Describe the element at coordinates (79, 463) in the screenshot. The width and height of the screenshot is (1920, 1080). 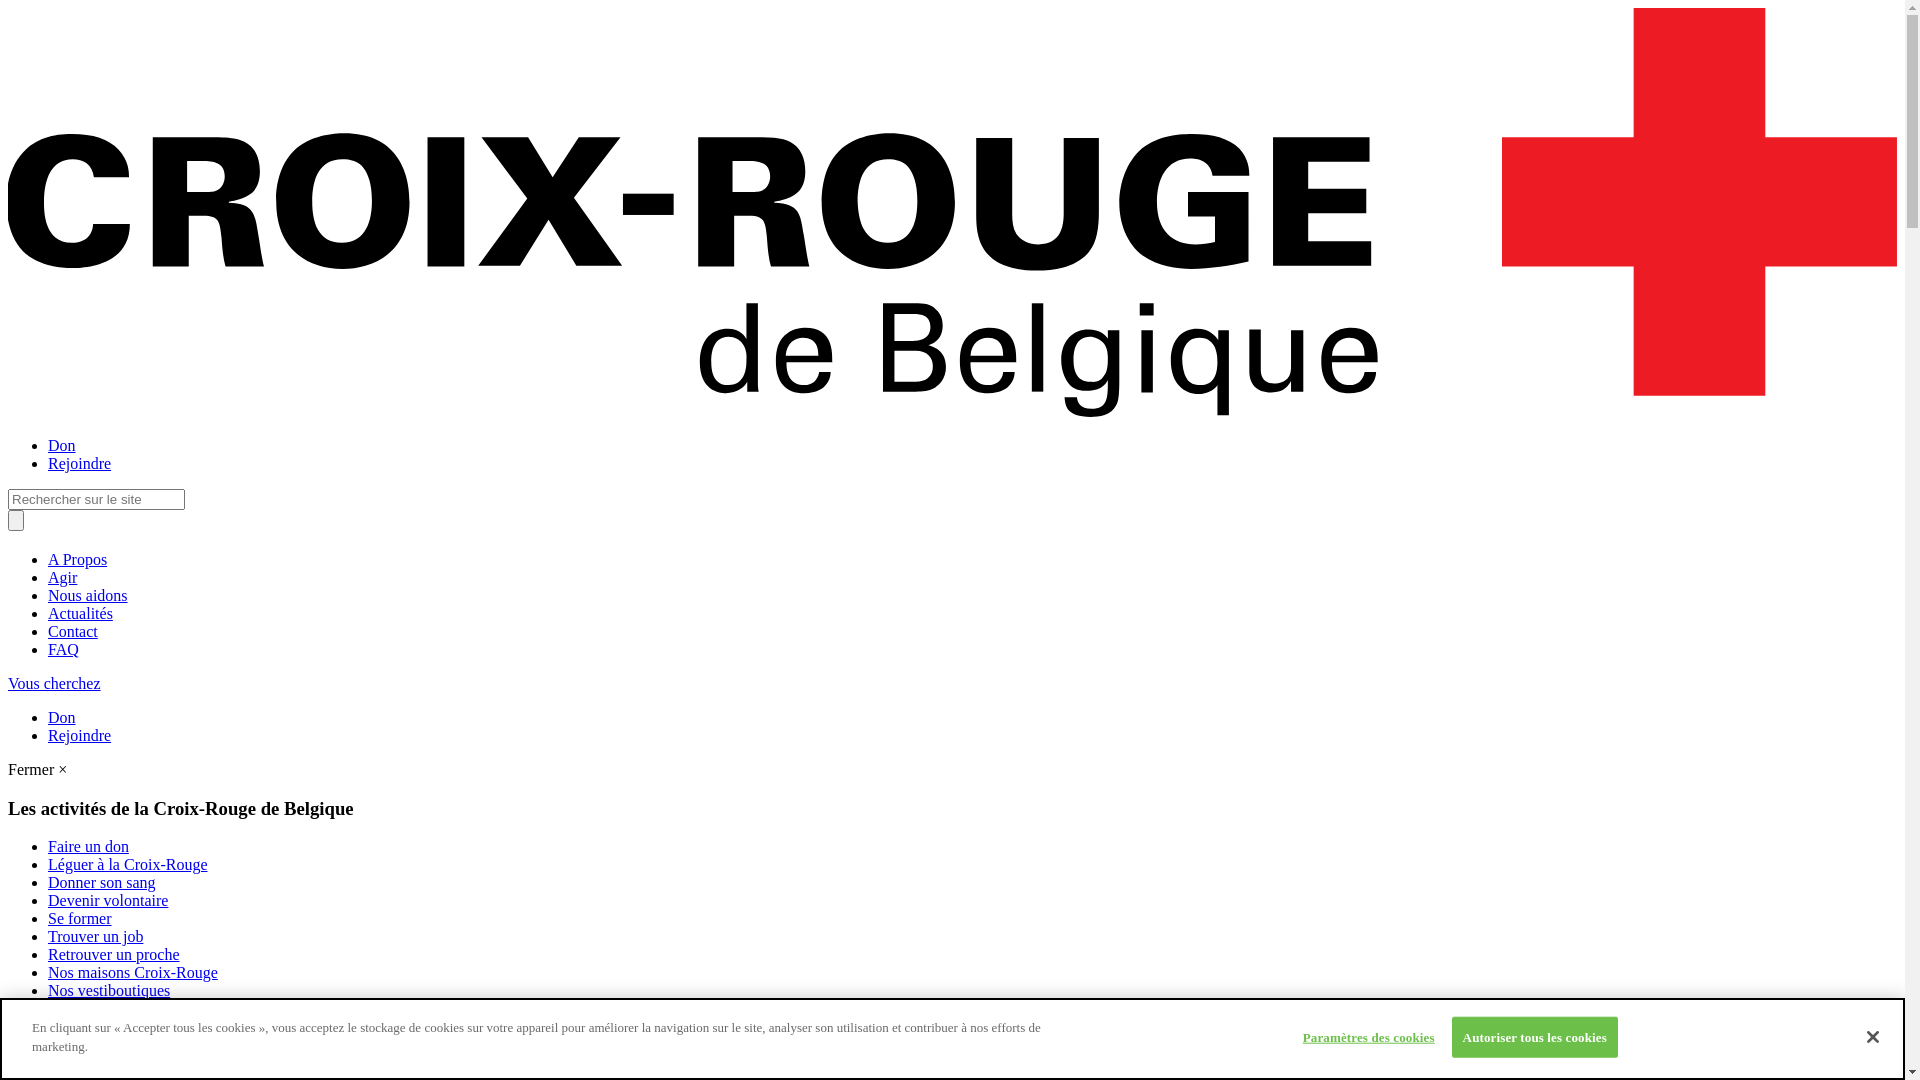
I see `'Rejoindre'` at that location.